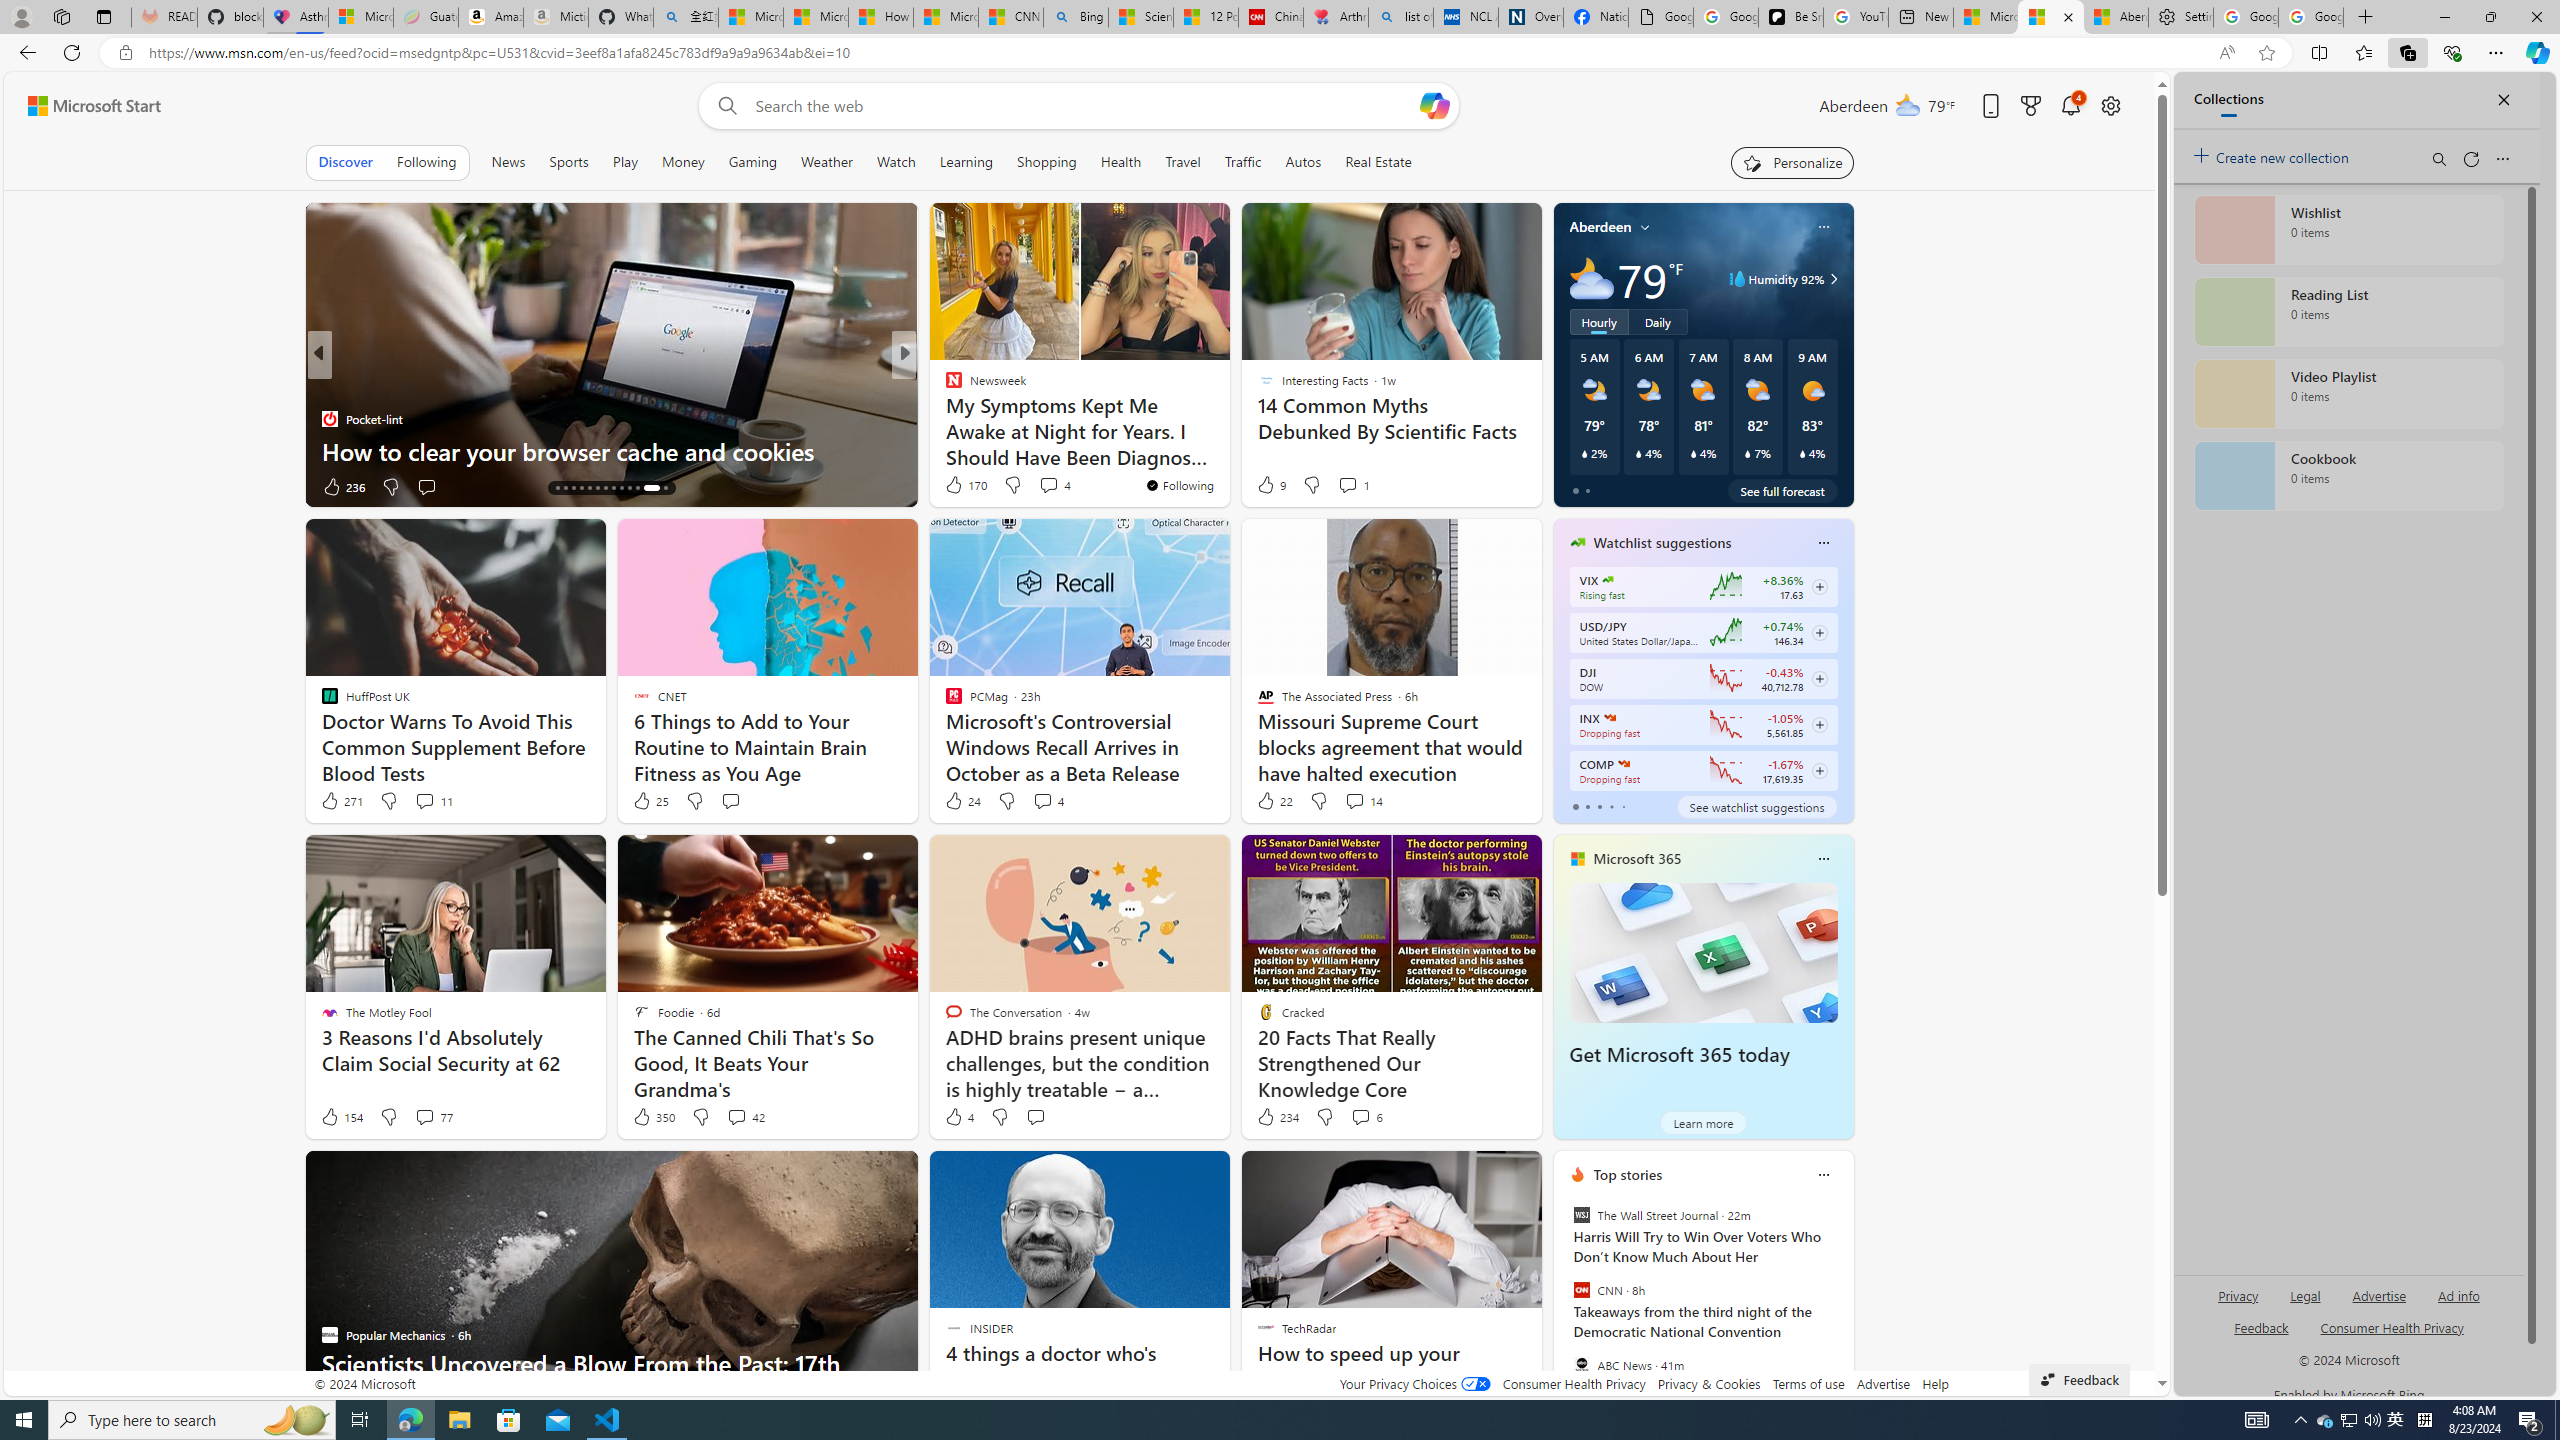  I want to click on 'Discover', so click(345, 161).